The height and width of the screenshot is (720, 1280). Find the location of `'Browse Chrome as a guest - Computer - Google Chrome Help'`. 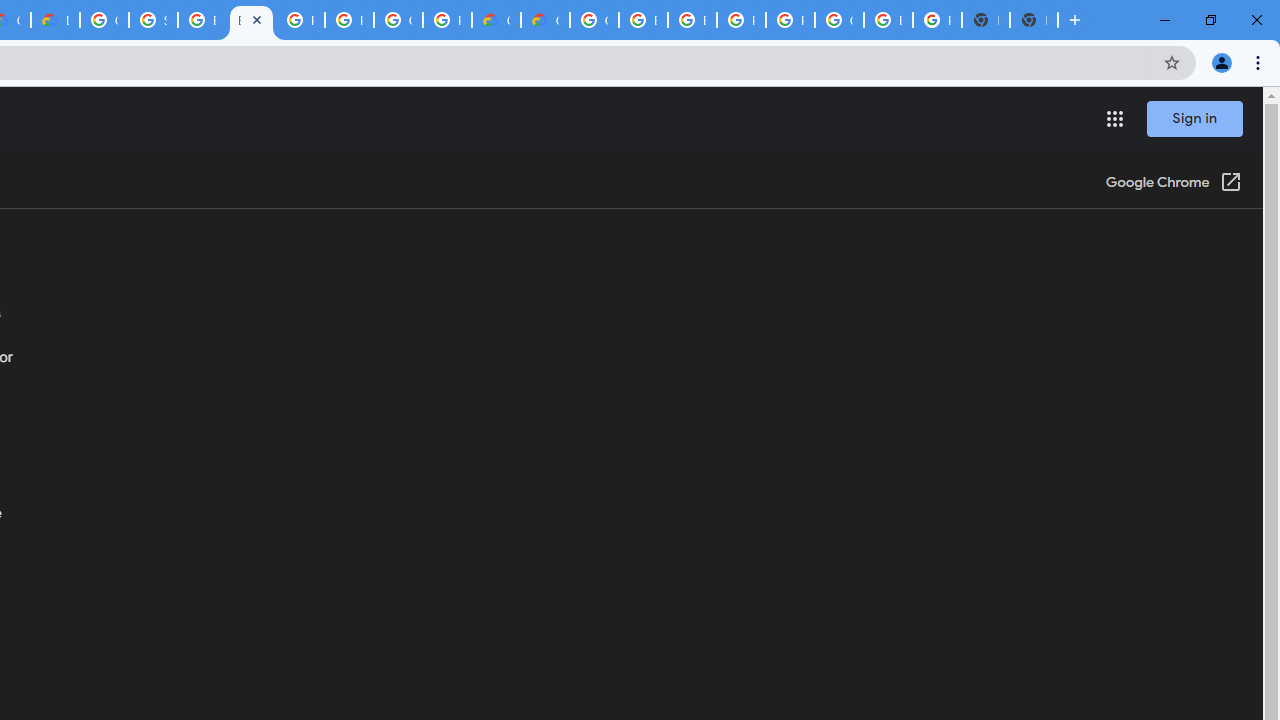

'Browse Chrome as a guest - Computer - Google Chrome Help' is located at coordinates (250, 20).